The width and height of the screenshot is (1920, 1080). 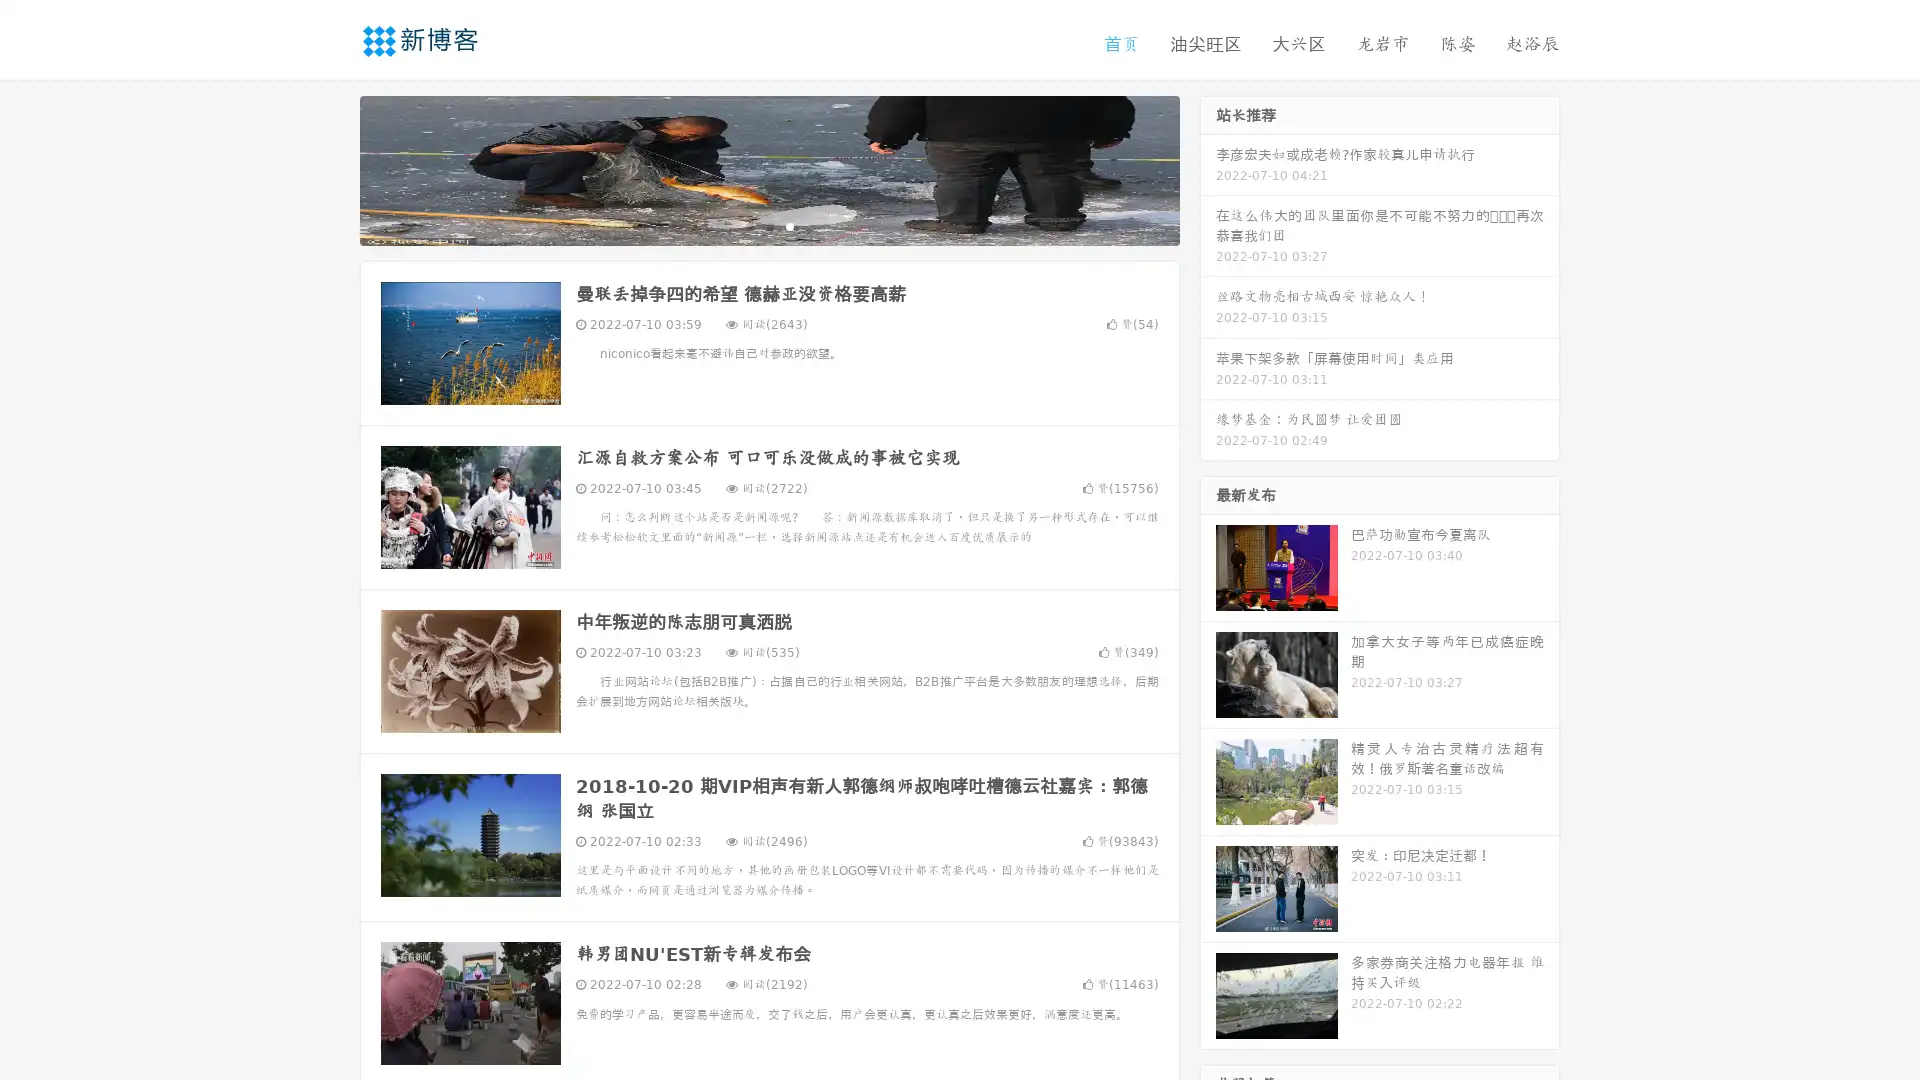 What do you see at coordinates (330, 168) in the screenshot?
I see `Previous slide` at bounding box center [330, 168].